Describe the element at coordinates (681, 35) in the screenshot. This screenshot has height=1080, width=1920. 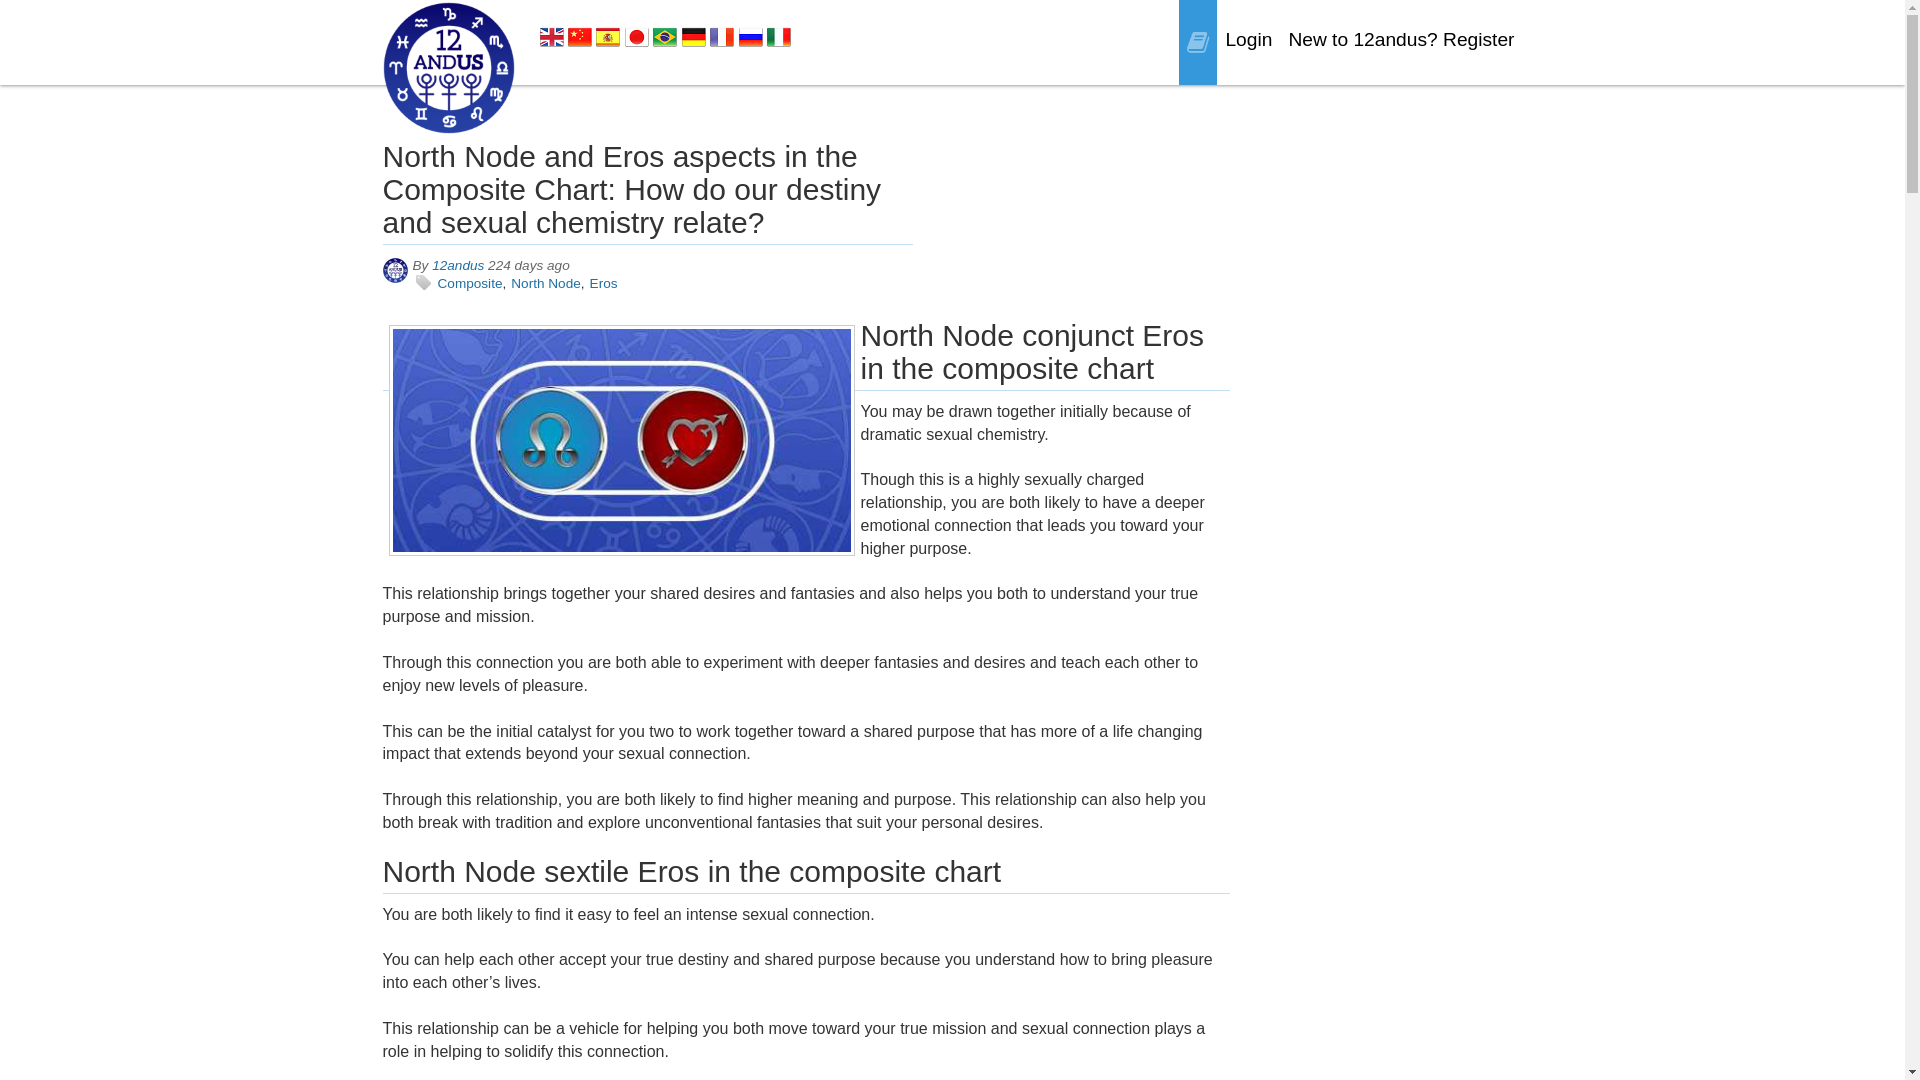
I see `'German'` at that location.